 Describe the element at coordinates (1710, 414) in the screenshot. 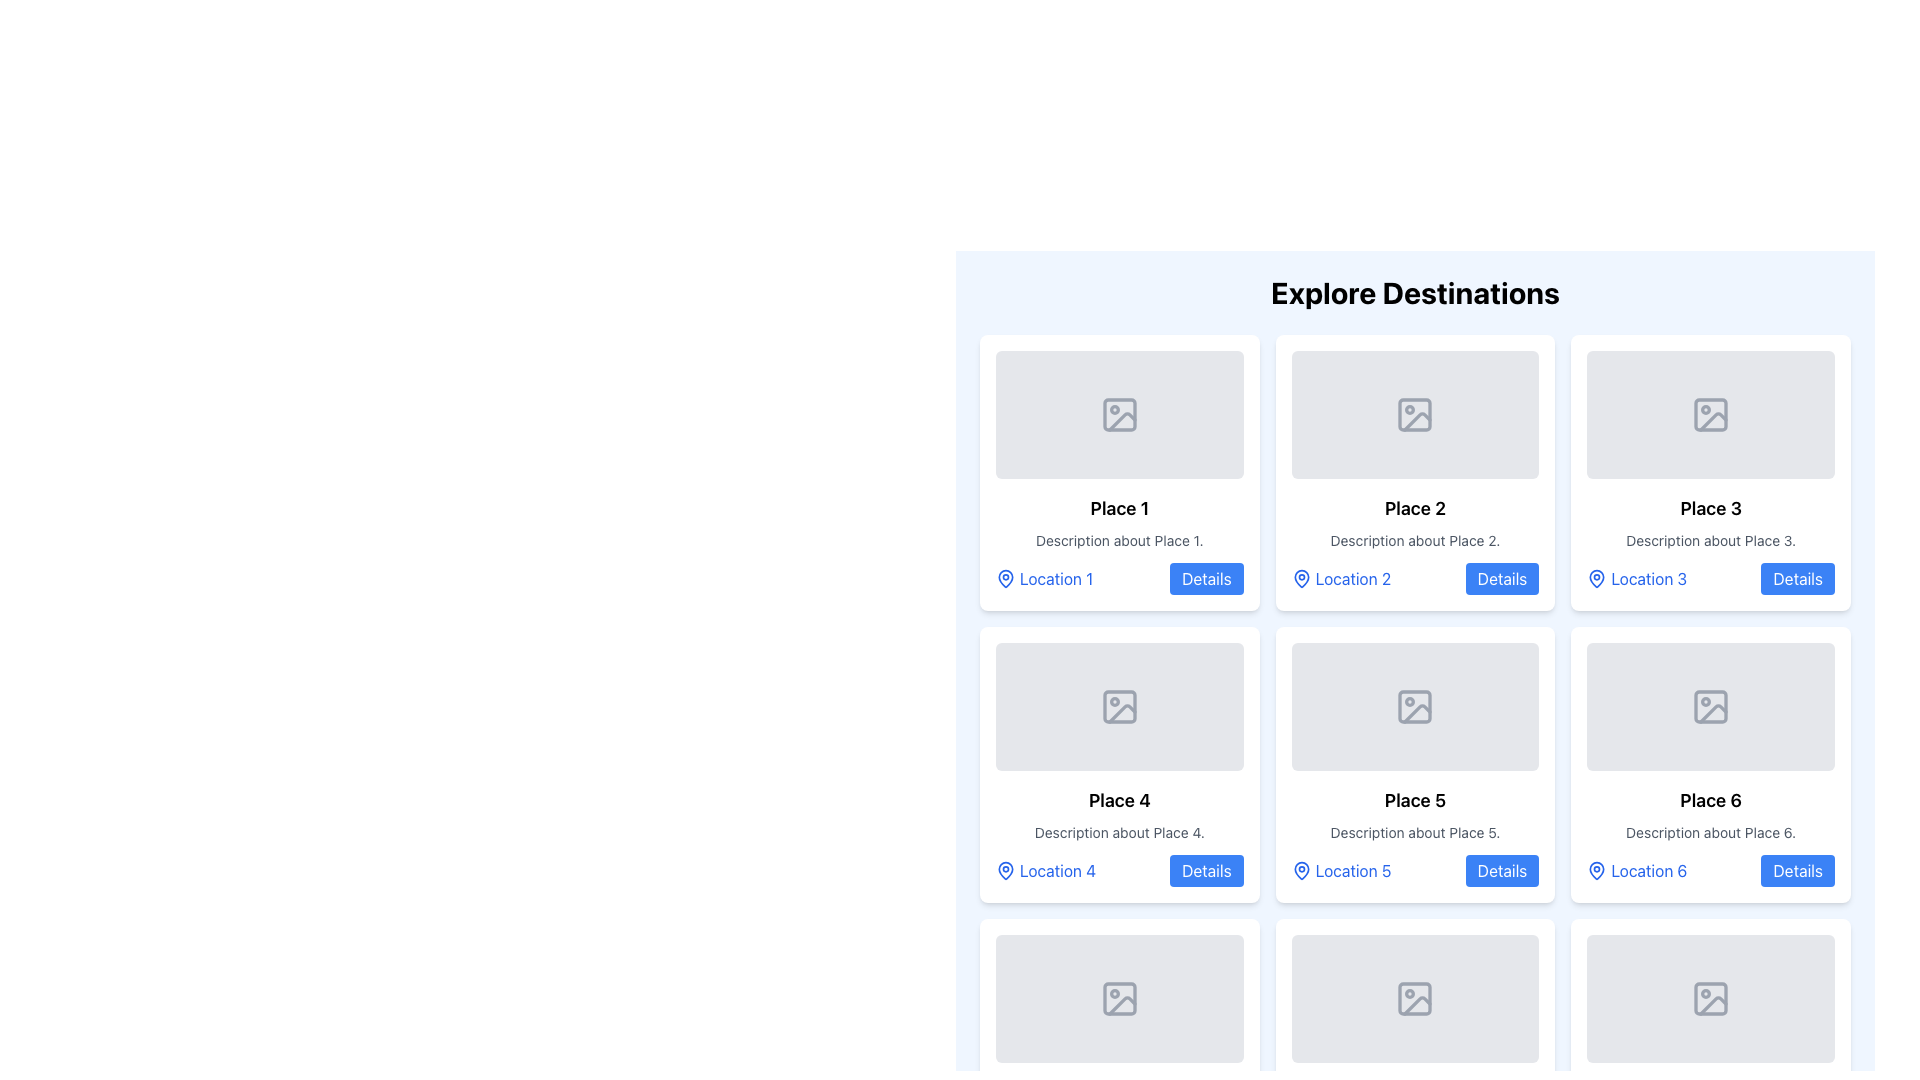

I see `the icon depicting a placeholder image located inside the image placeholder area for 'Place 3', which is the rightmost card in the first row of the displayed grid` at that location.